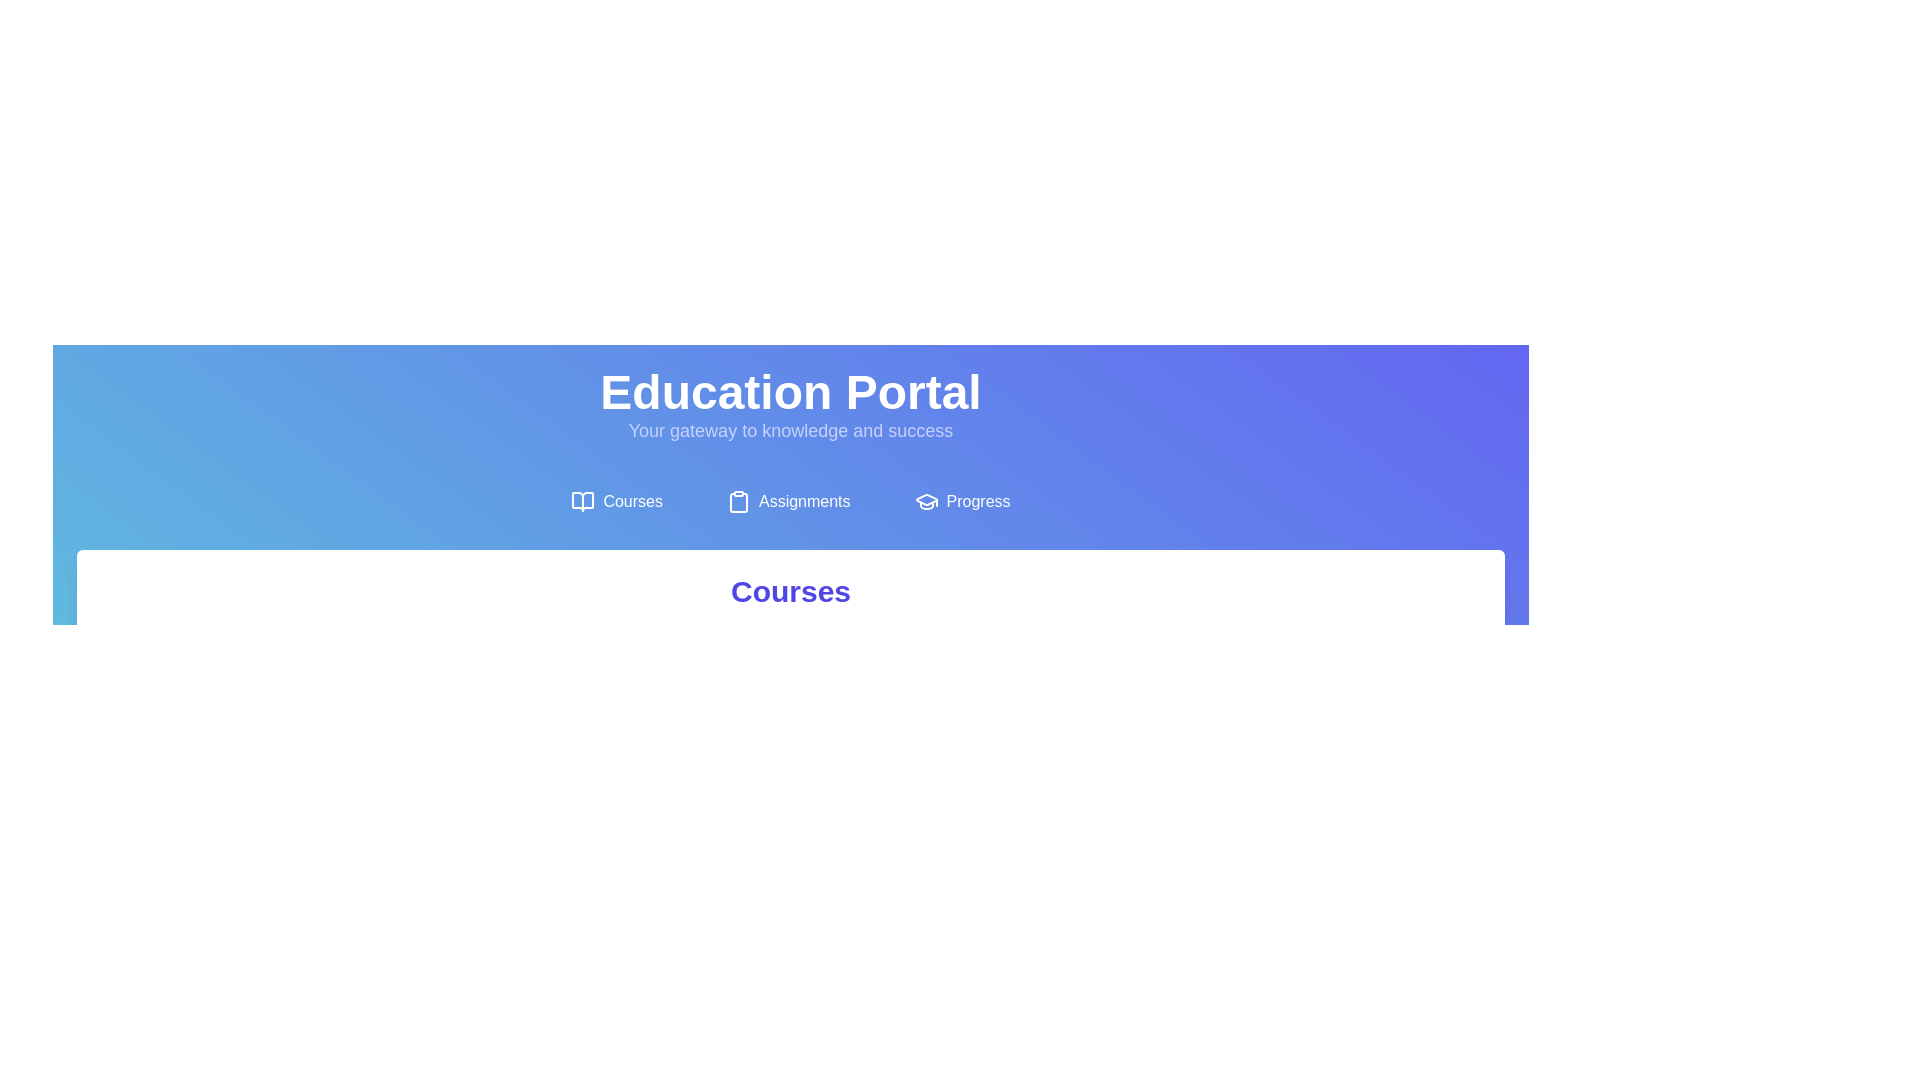  Describe the element at coordinates (963, 500) in the screenshot. I see `the Progress tab to view its content` at that location.